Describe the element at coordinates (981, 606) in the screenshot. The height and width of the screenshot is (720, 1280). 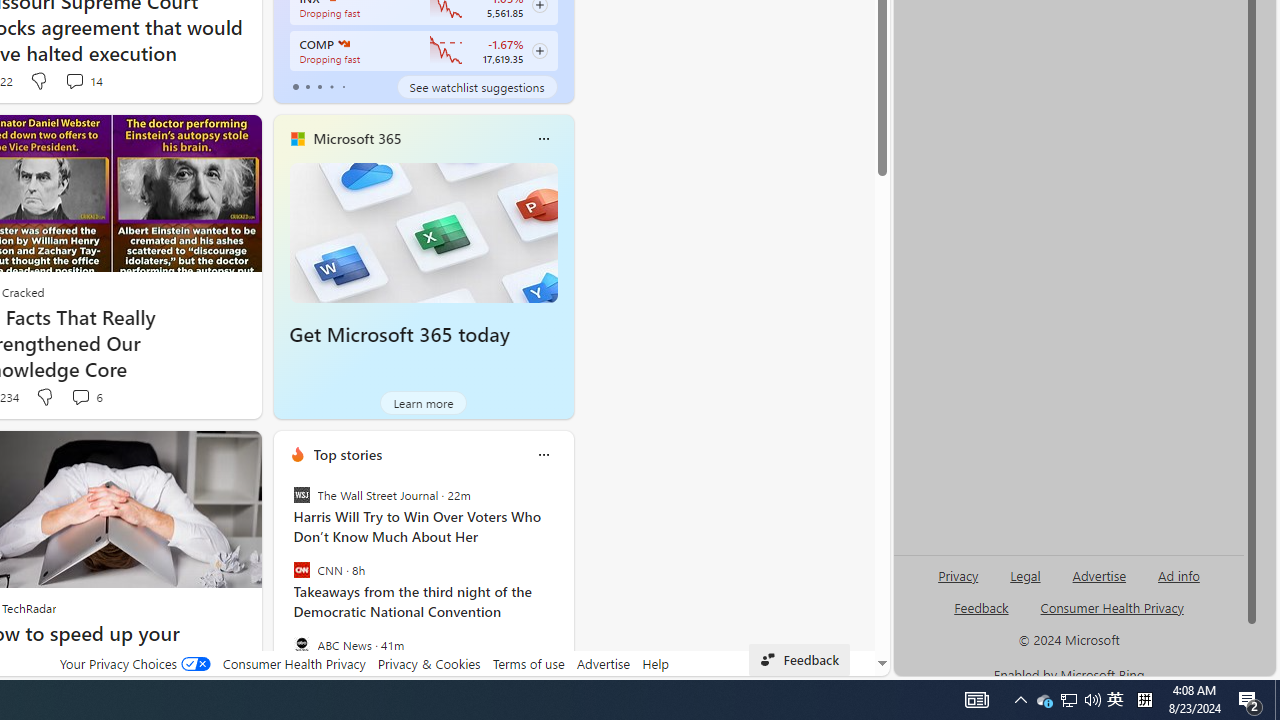
I see `'AutomationID: sb_feedback'` at that location.